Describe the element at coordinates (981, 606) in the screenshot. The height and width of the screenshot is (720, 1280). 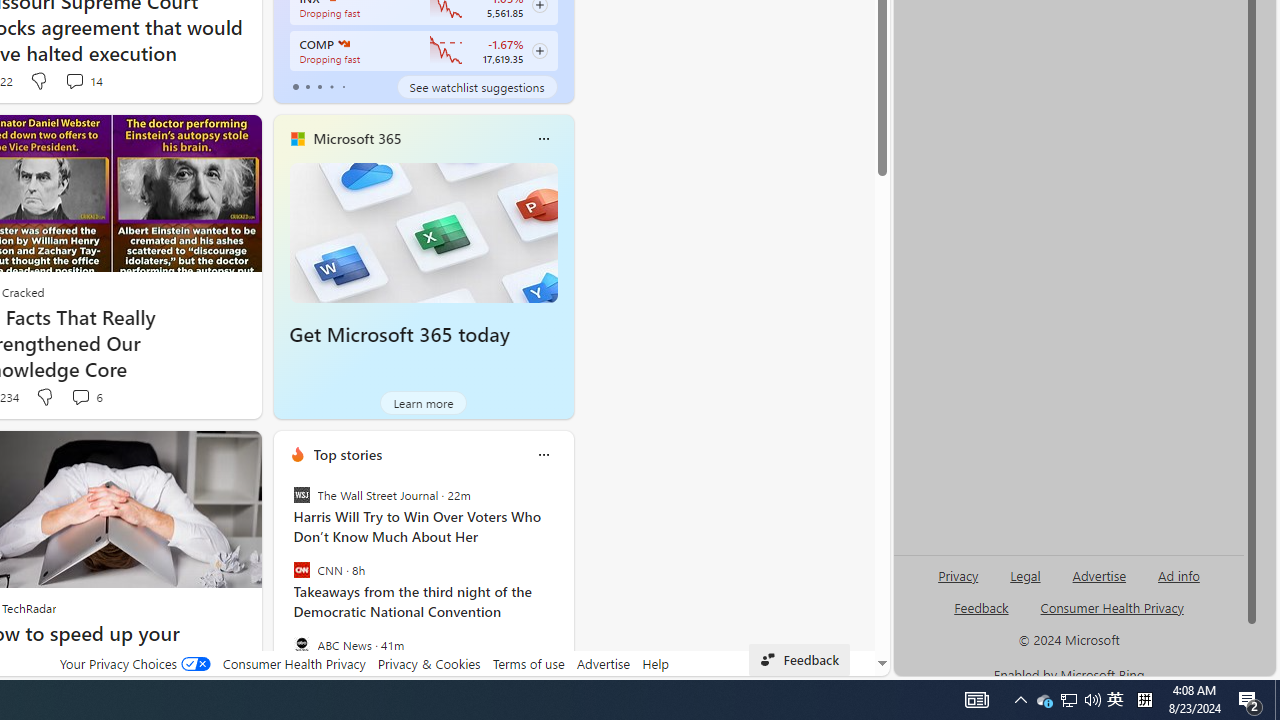
I see `'AutomationID: sb_feedback'` at that location.